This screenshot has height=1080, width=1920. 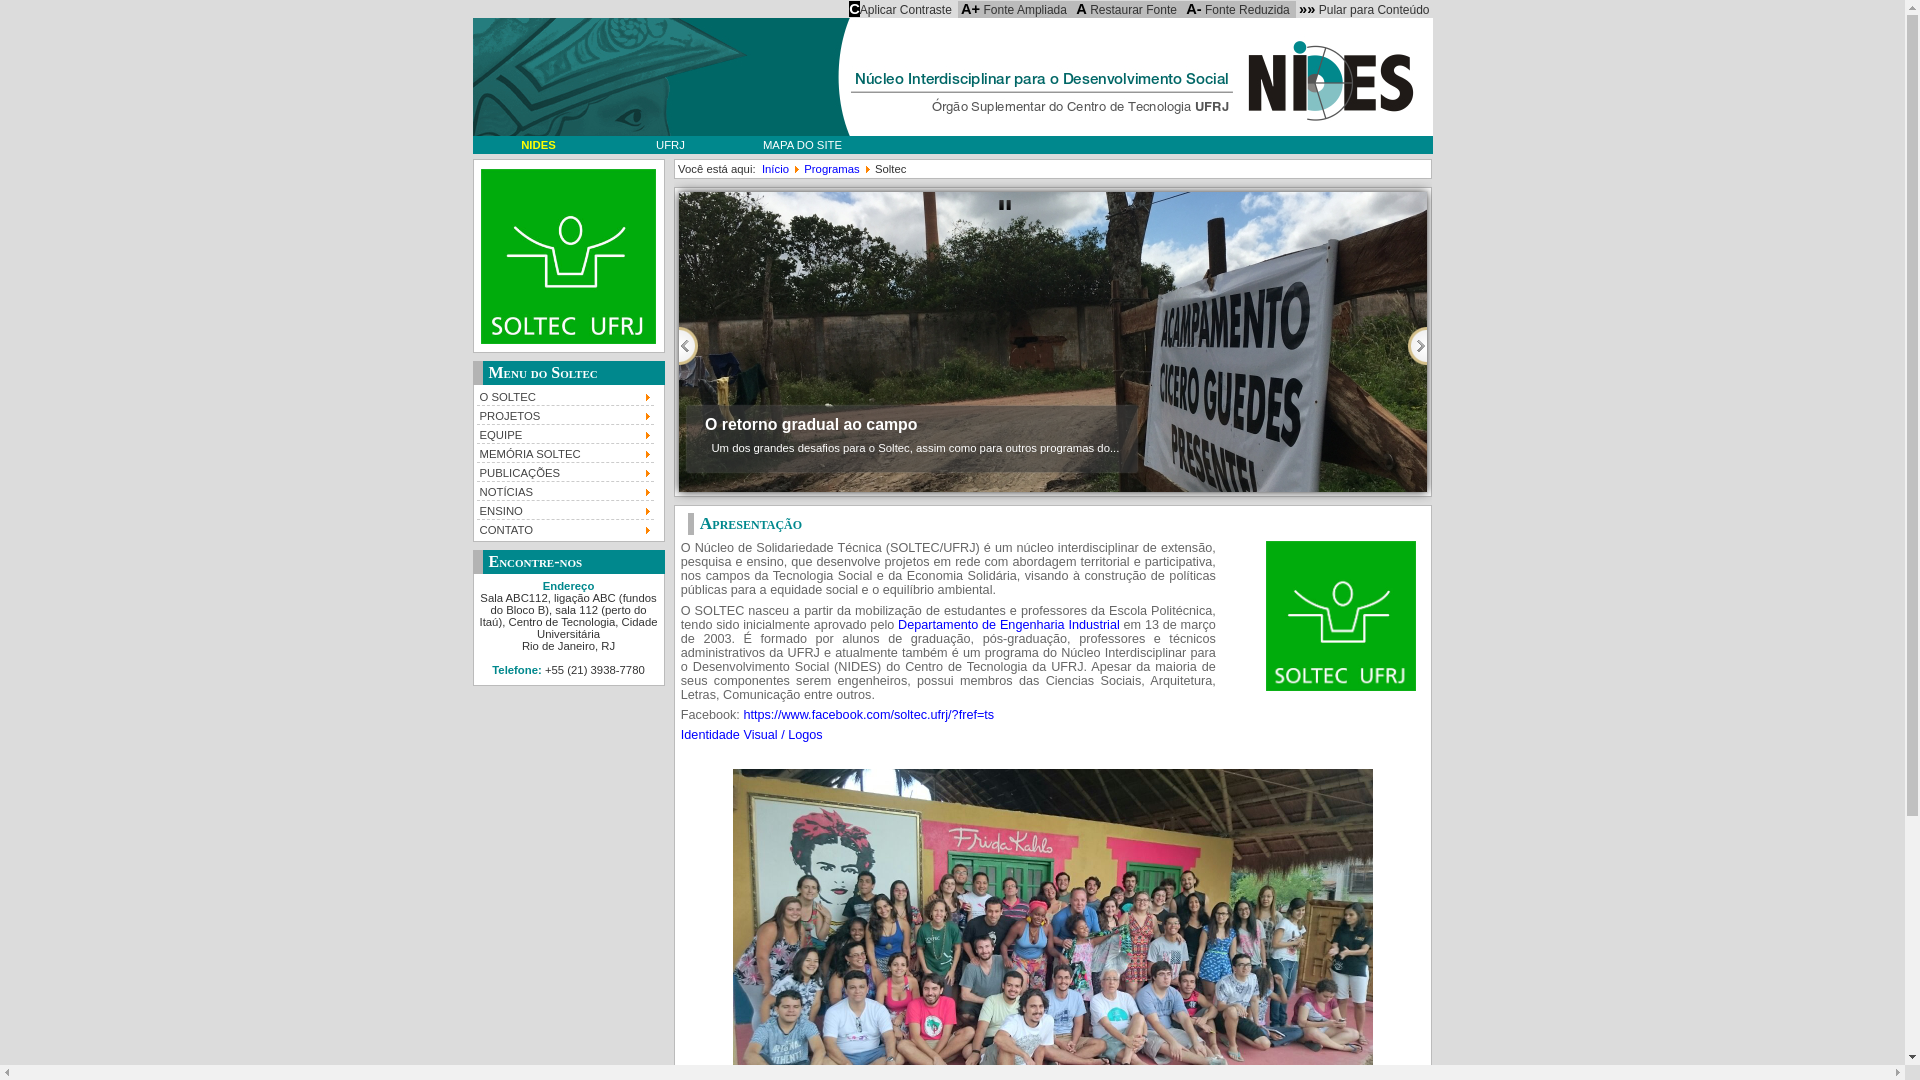 What do you see at coordinates (688, 345) in the screenshot?
I see `'Previous'` at bounding box center [688, 345].